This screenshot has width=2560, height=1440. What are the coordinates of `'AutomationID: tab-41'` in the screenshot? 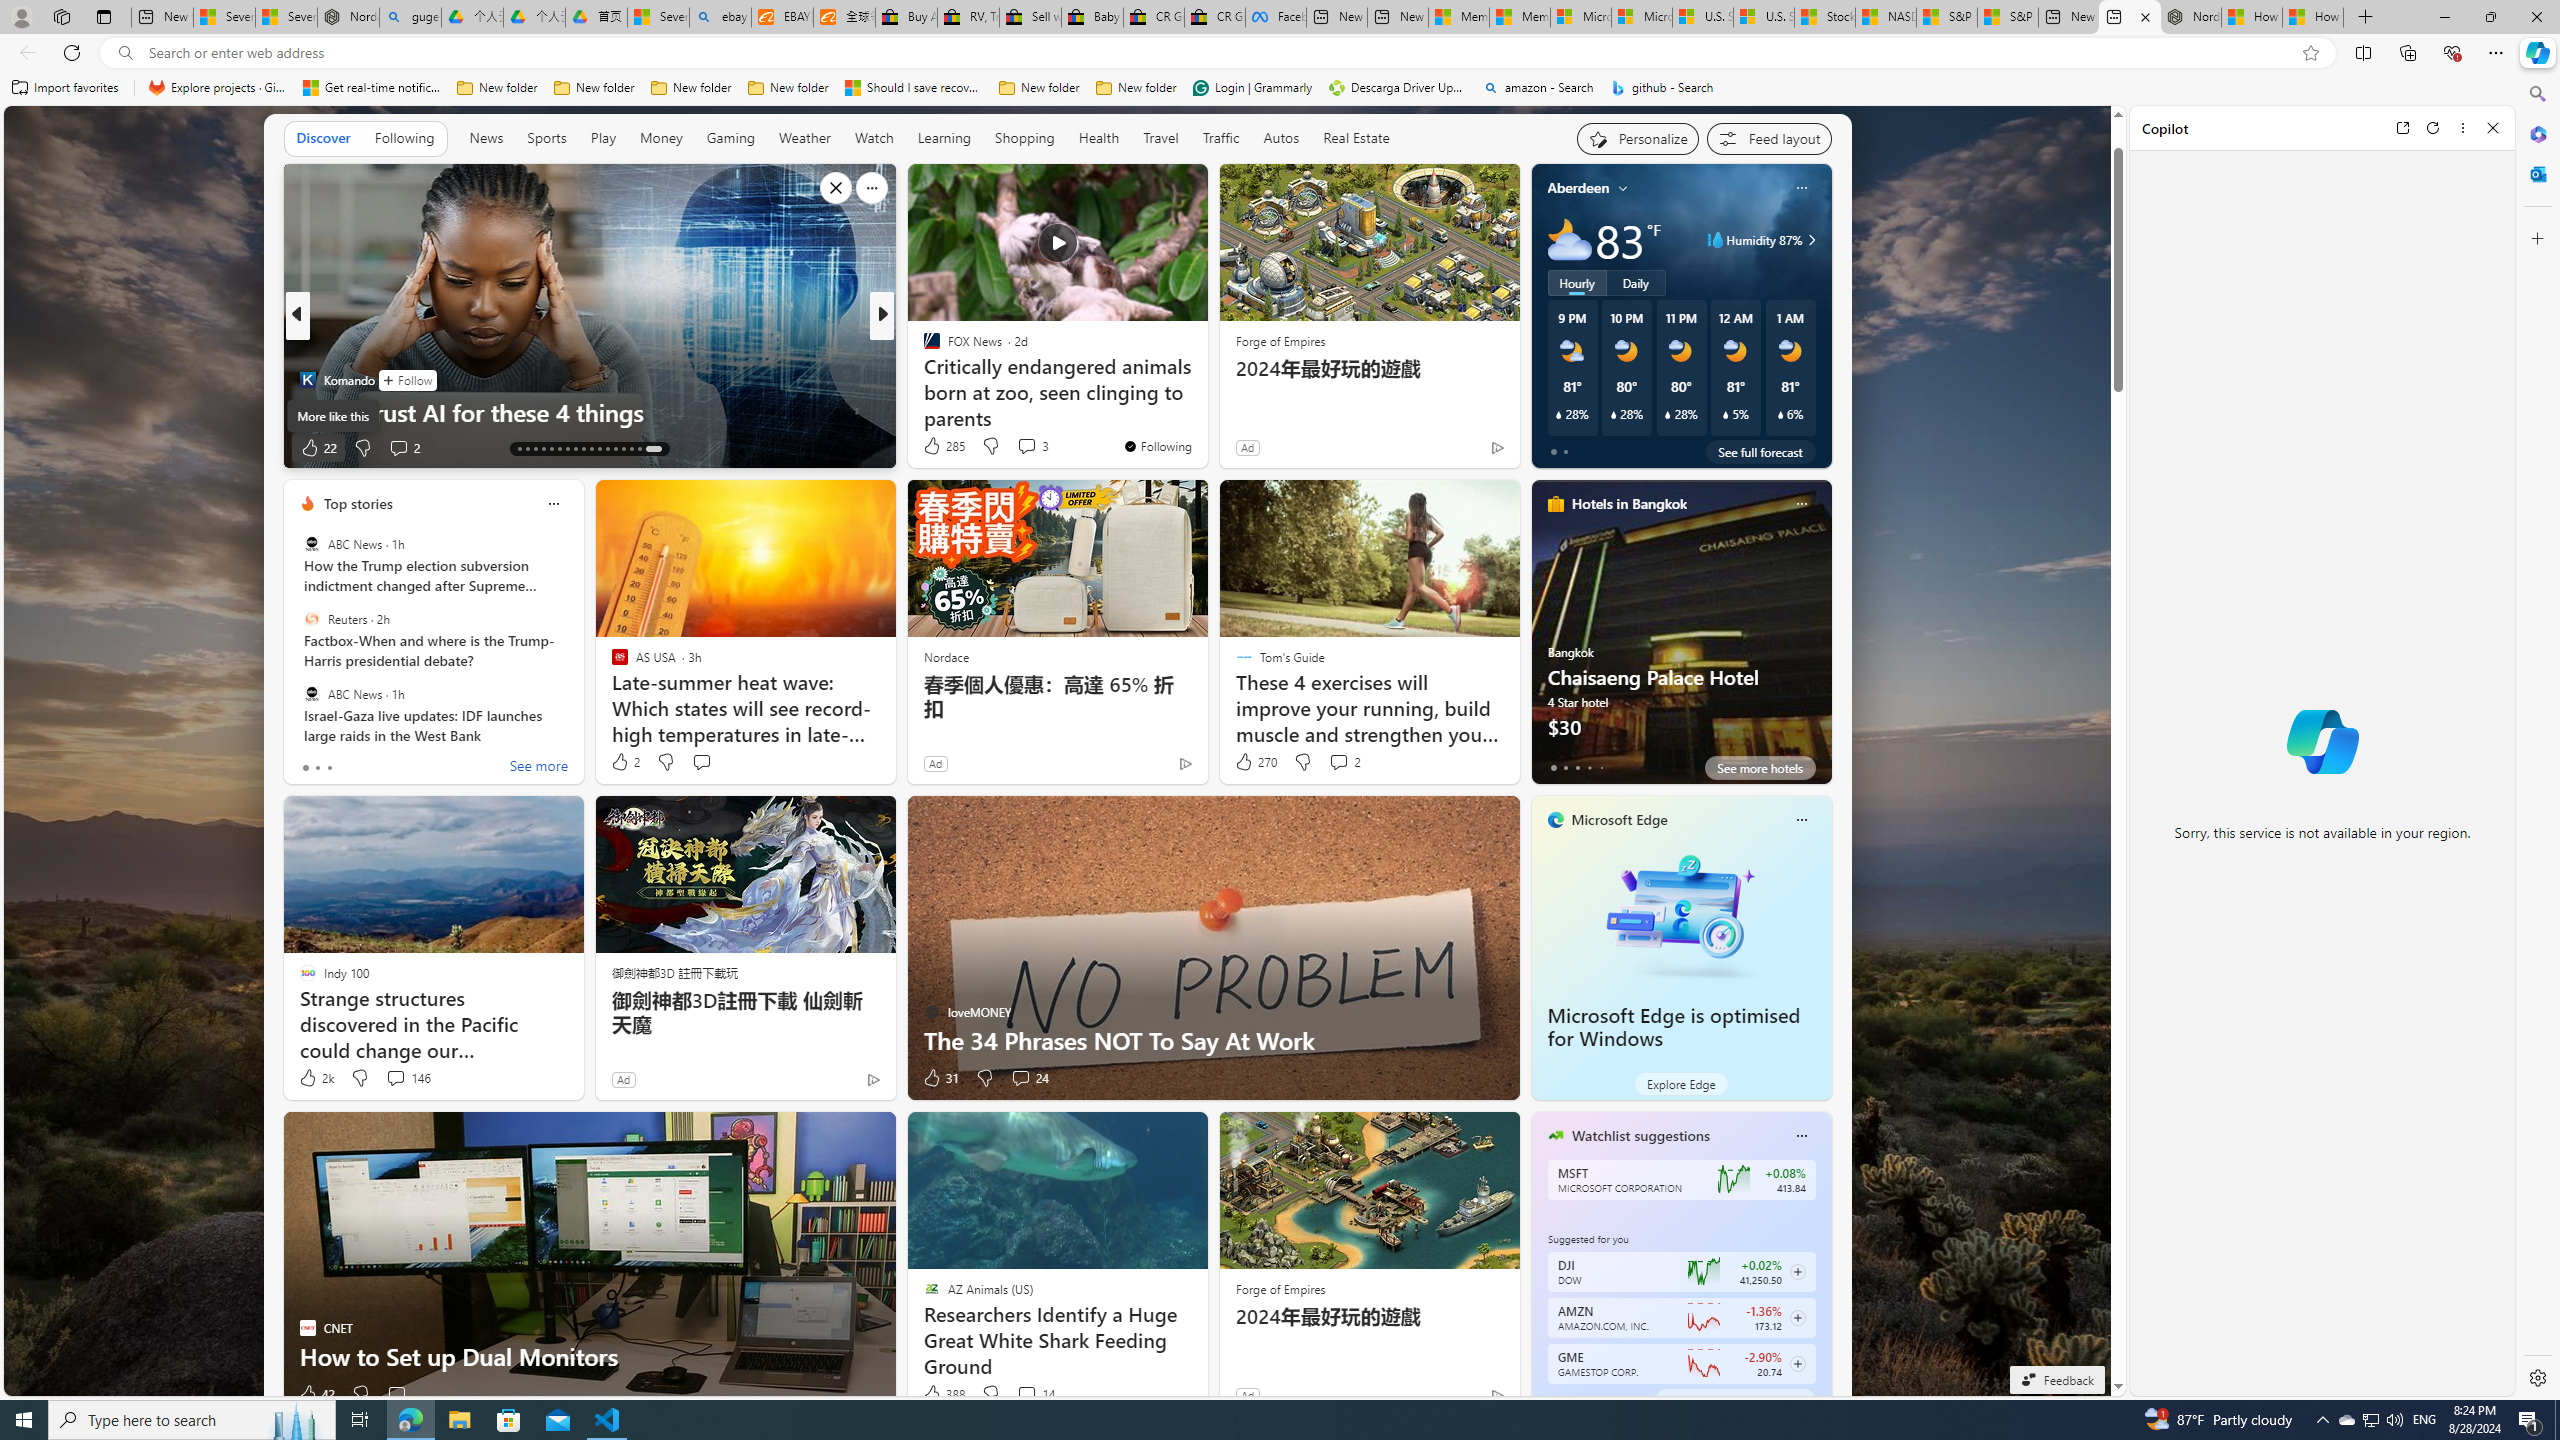 It's located at (640, 448).